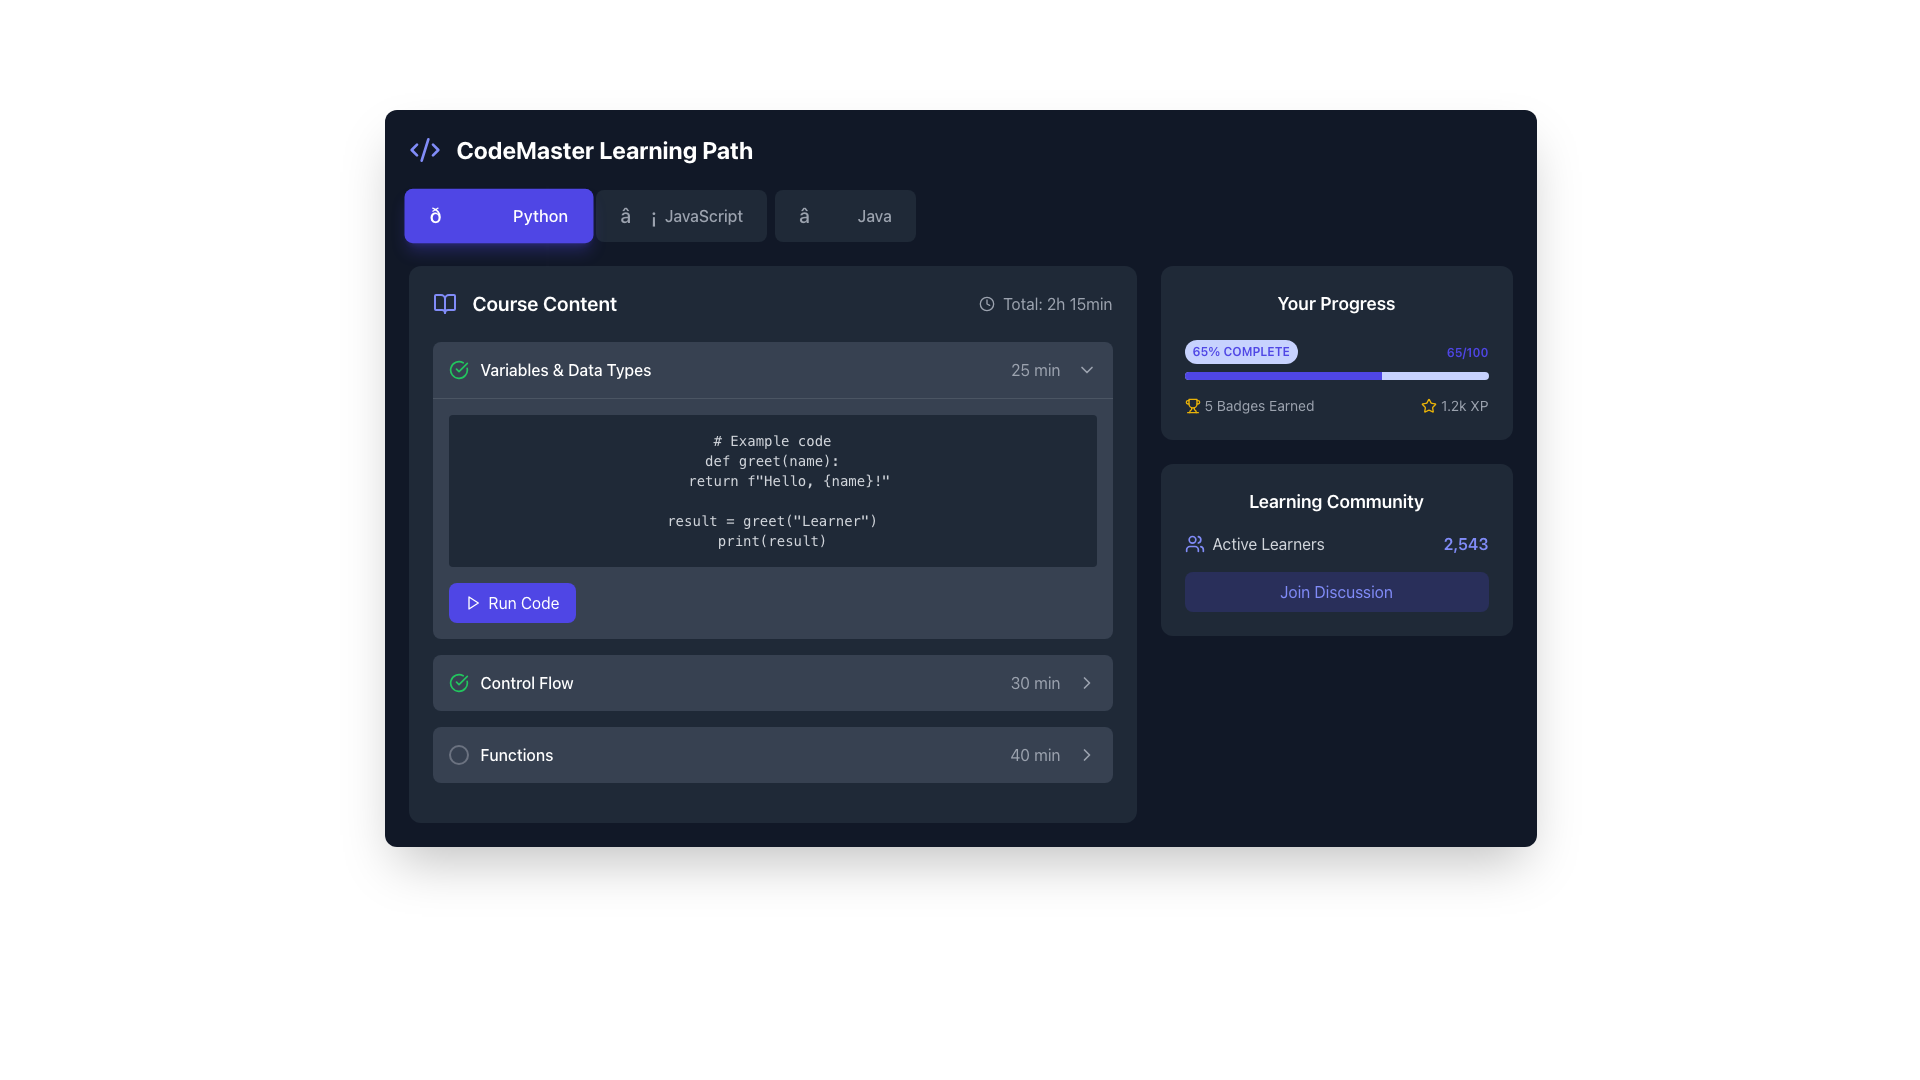 This screenshot has width=1920, height=1080. What do you see at coordinates (1085, 681) in the screenshot?
I see `the right-pointing chevron icon indicating navigation through keyboard navigation` at bounding box center [1085, 681].